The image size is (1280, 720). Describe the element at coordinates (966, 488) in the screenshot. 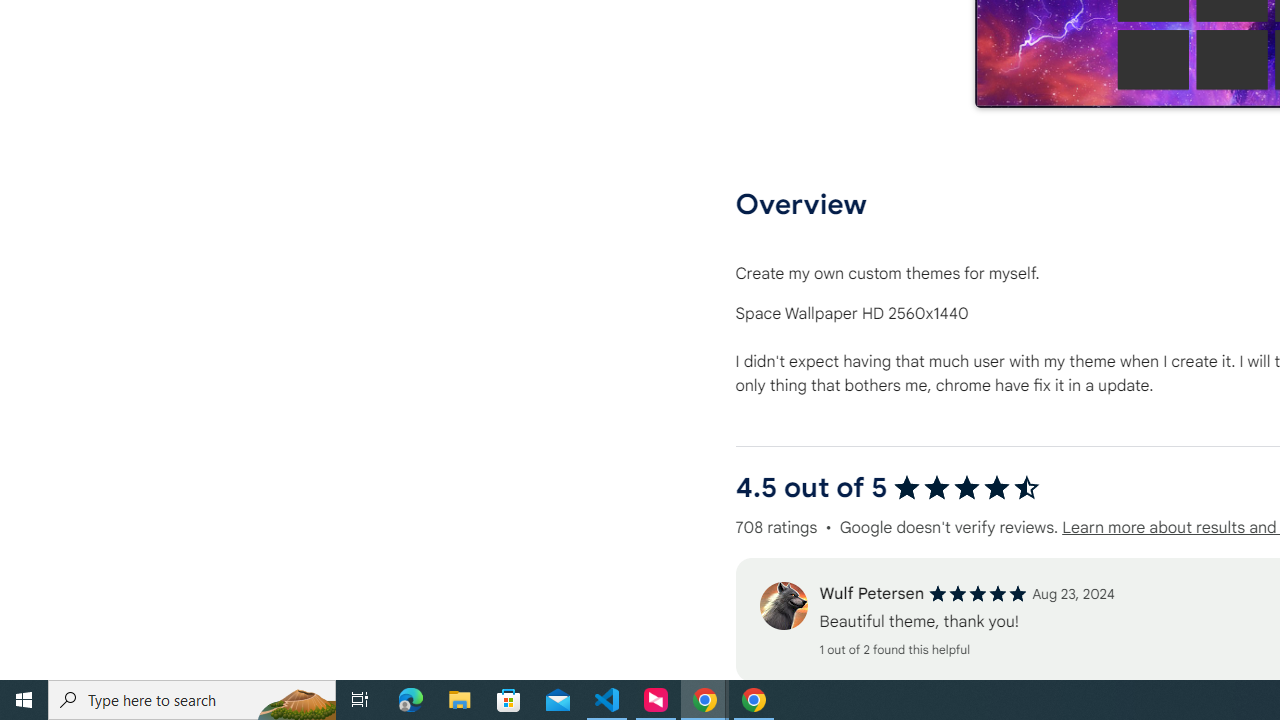

I see `'4.5 out of 5 stars'` at that location.